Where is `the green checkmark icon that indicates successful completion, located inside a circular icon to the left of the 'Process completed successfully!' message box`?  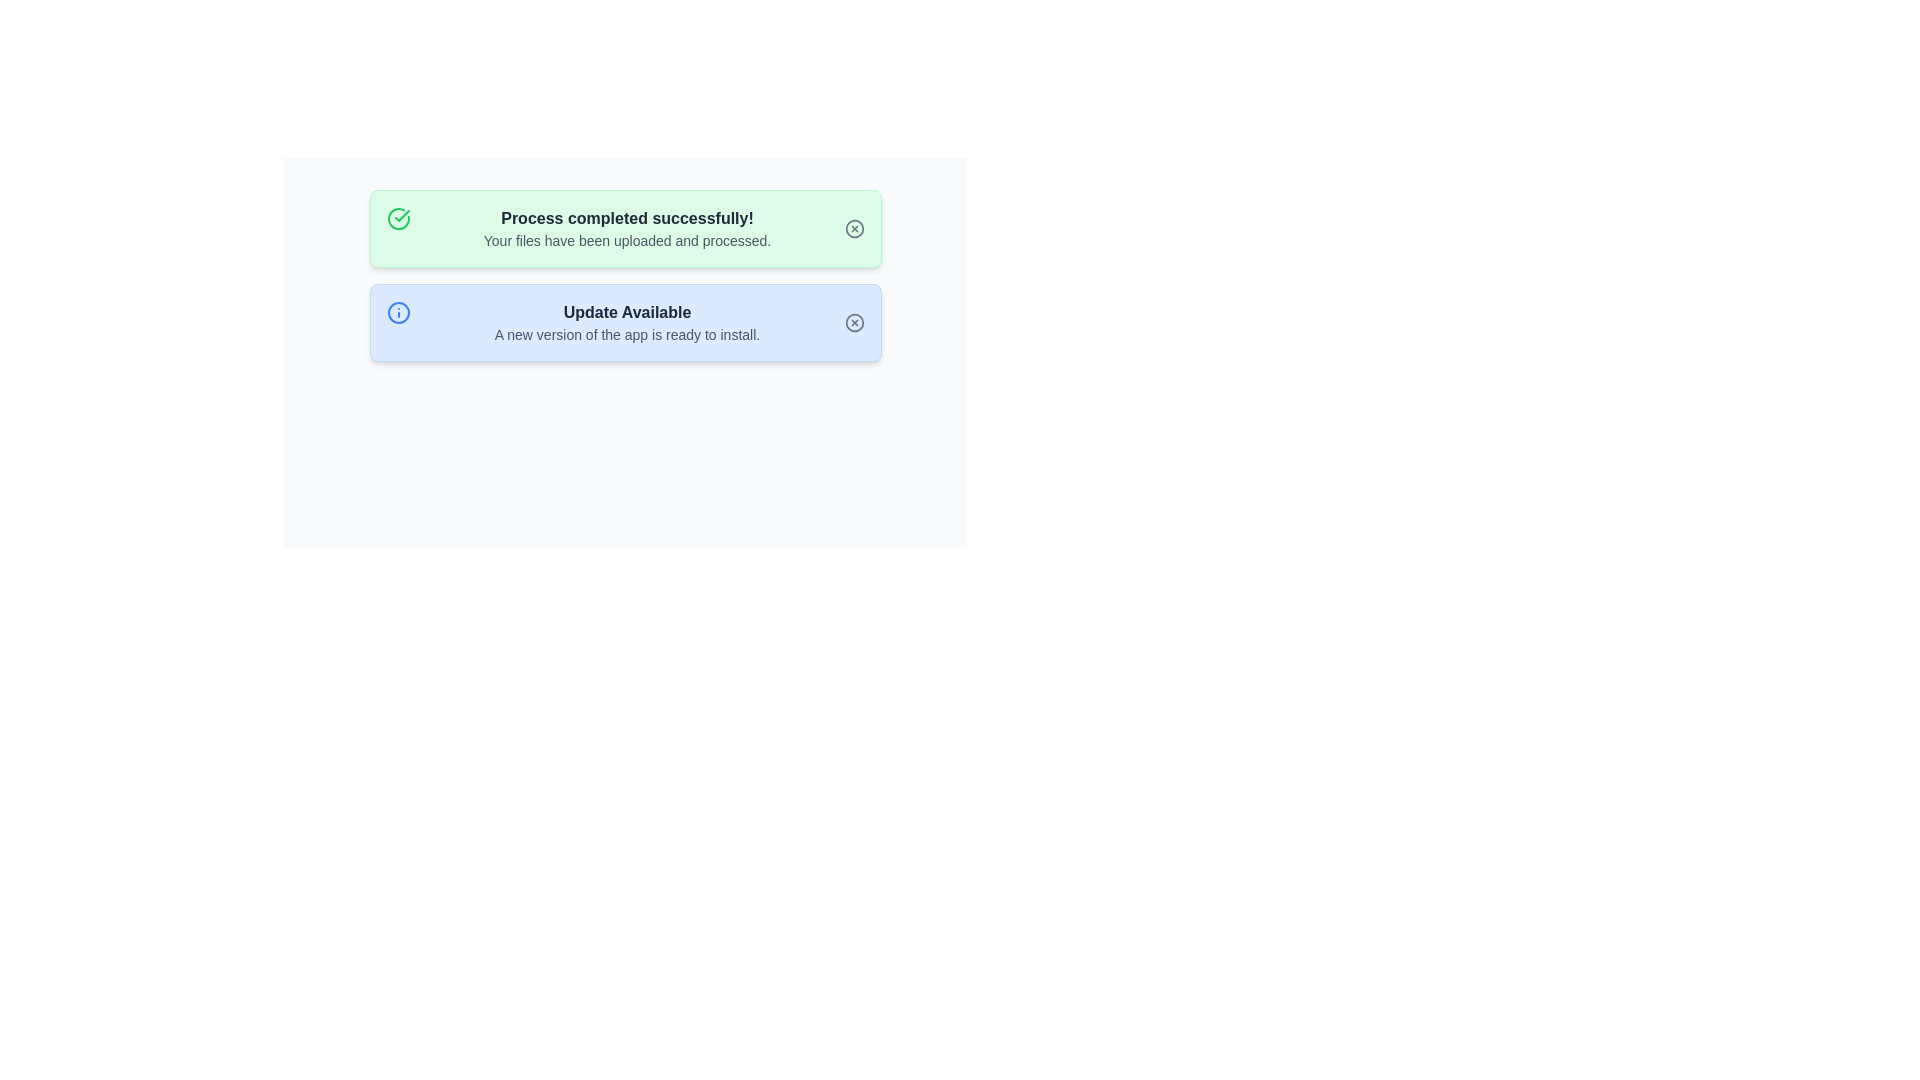
the green checkmark icon that indicates successful completion, located inside a circular icon to the left of the 'Process completed successfully!' message box is located at coordinates (401, 216).